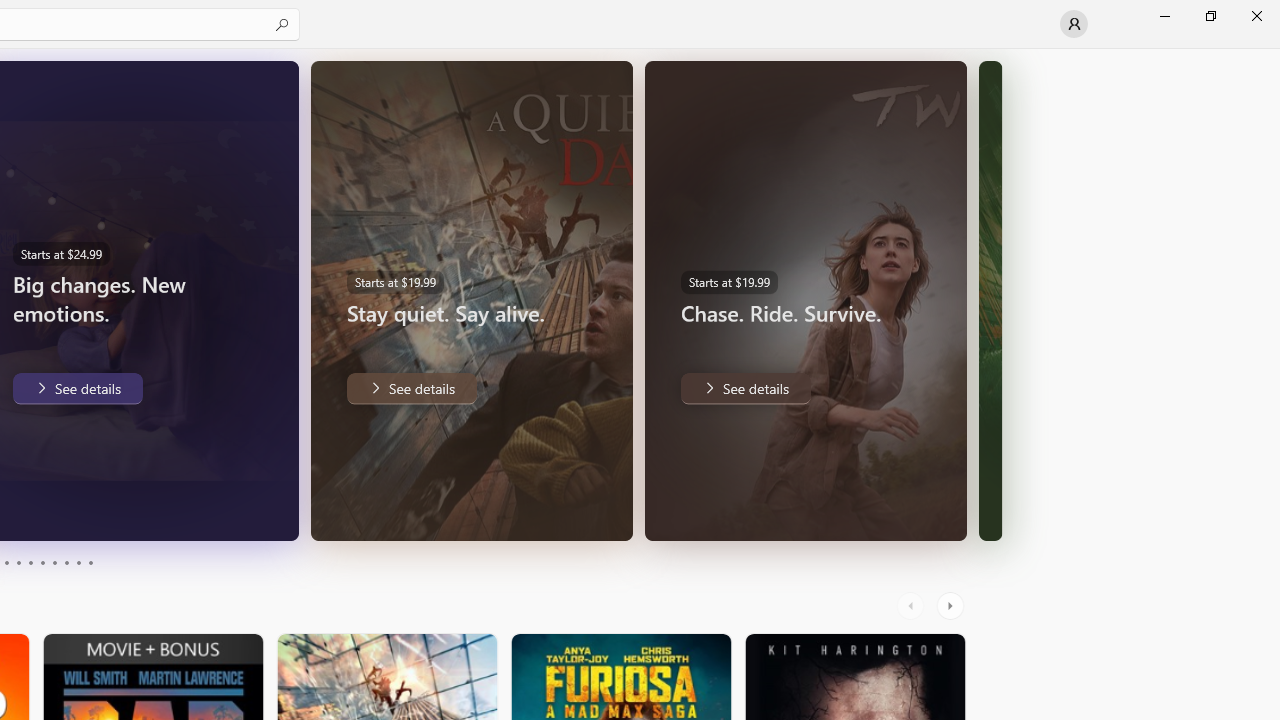  I want to click on 'AutomationID: RightScrollButton', so click(951, 605).